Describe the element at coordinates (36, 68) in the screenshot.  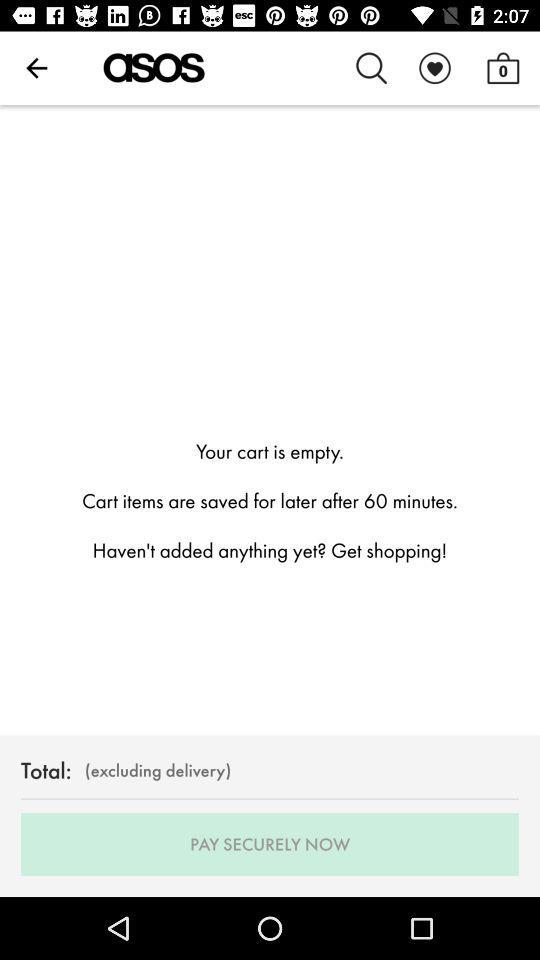
I see `the item above your cart is icon` at that location.